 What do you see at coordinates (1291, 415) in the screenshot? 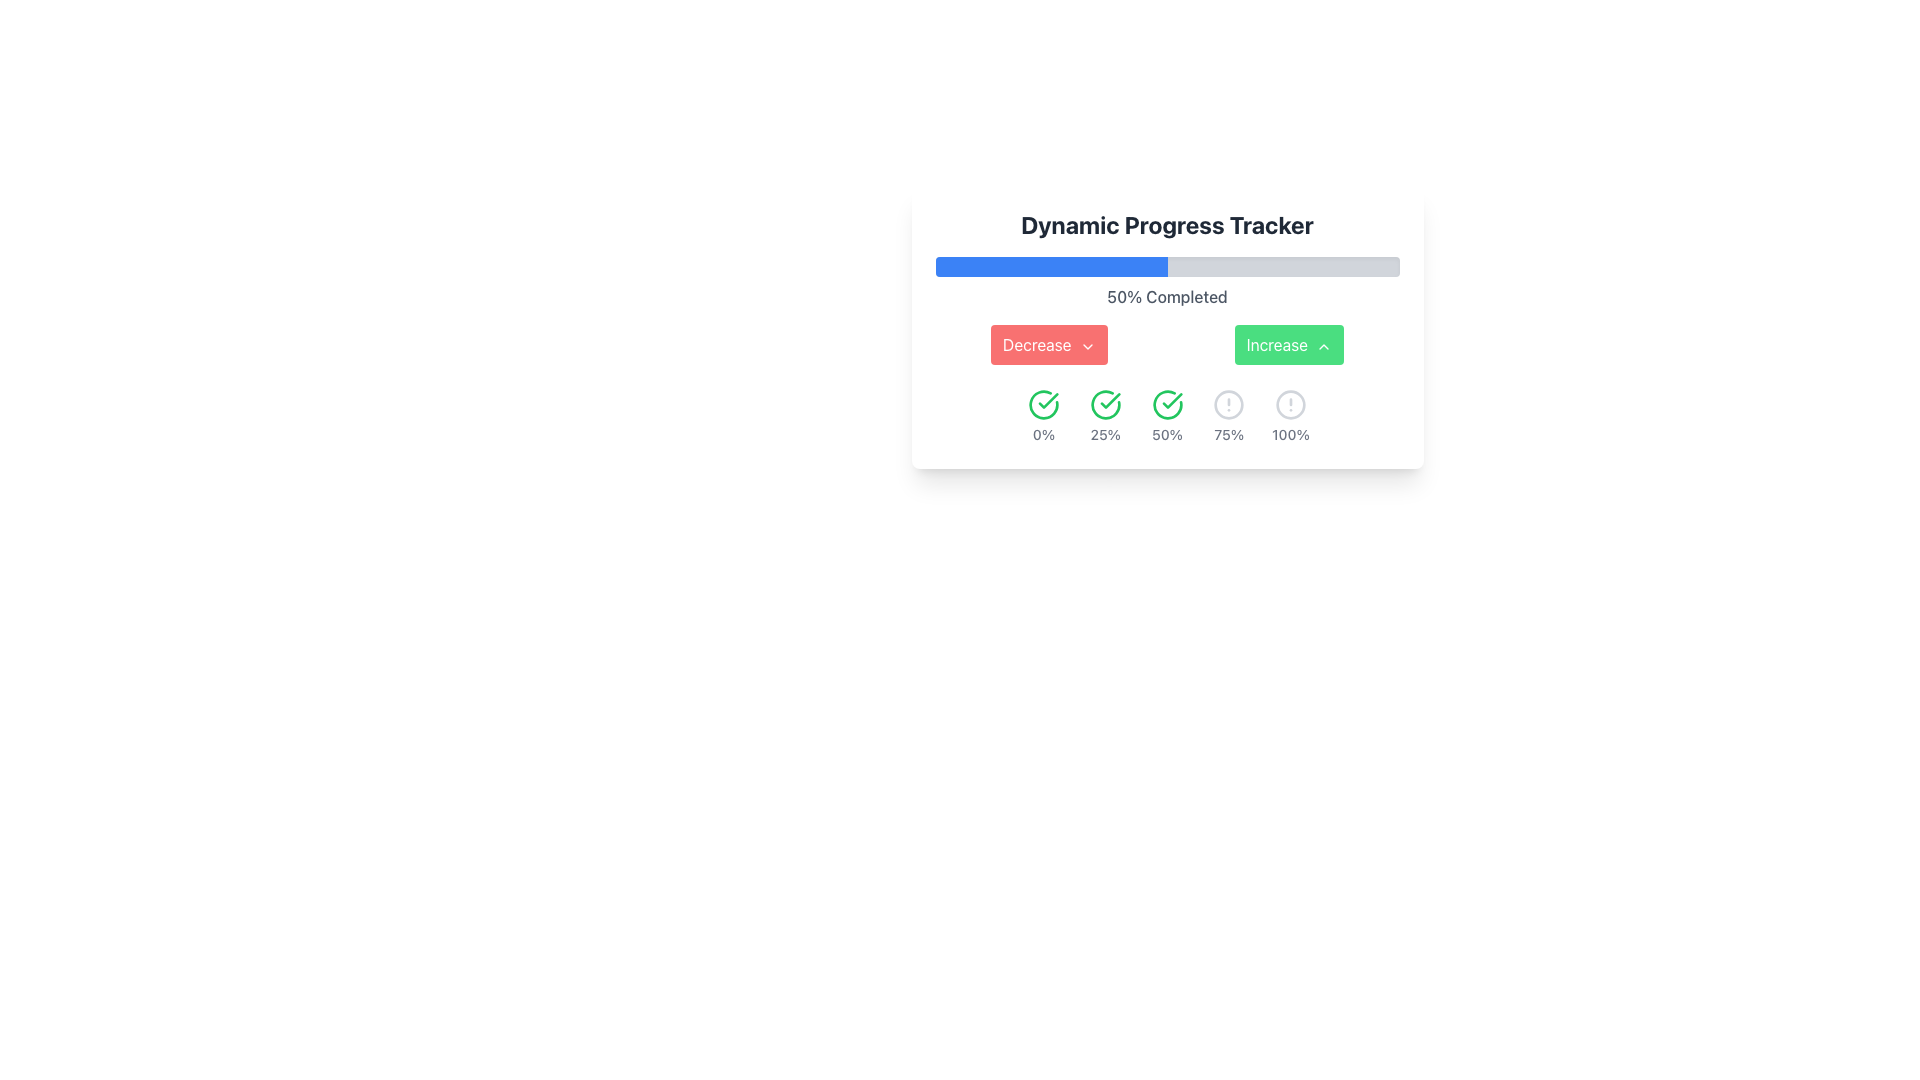
I see `the rounded circular icon displaying '100%' with a centered vertical exclamation mark, located on the far right of the completion percentage icons` at bounding box center [1291, 415].